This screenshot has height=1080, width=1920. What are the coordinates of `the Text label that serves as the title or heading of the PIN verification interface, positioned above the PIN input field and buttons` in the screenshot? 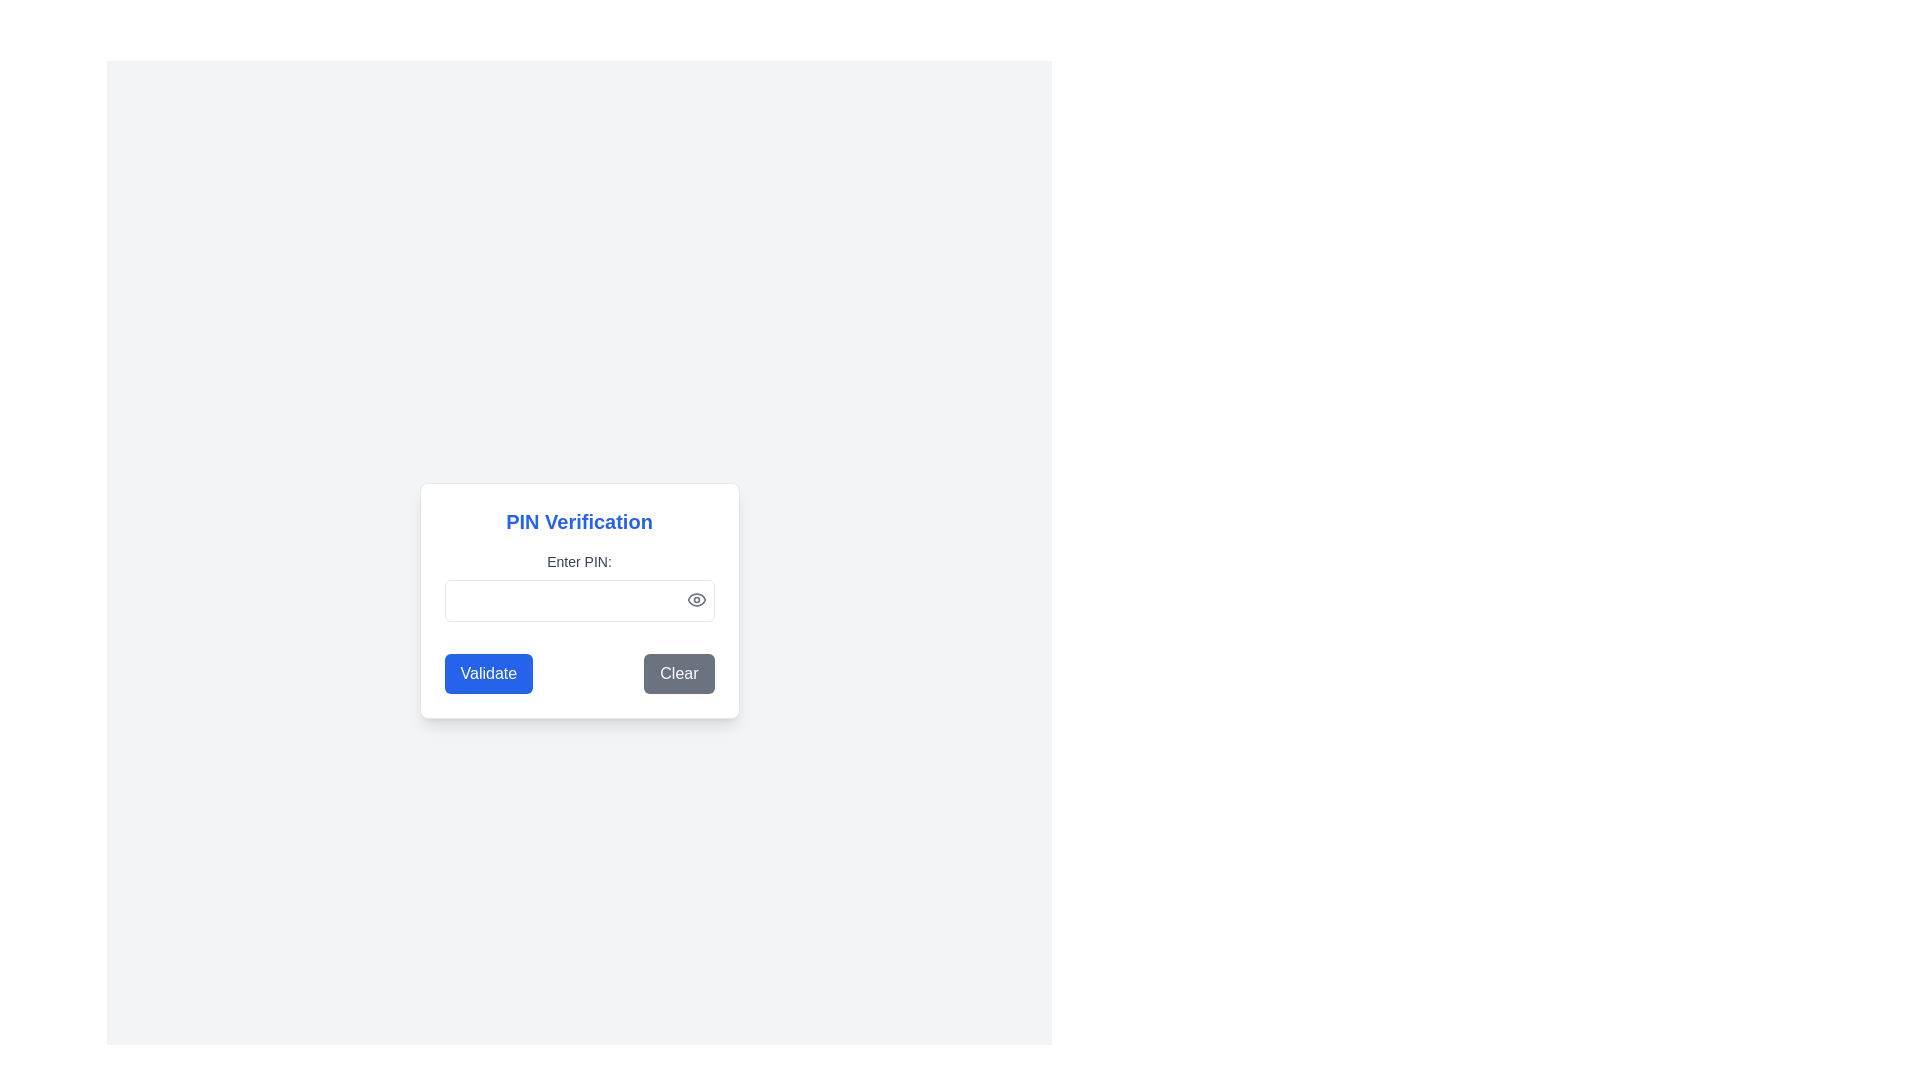 It's located at (578, 520).